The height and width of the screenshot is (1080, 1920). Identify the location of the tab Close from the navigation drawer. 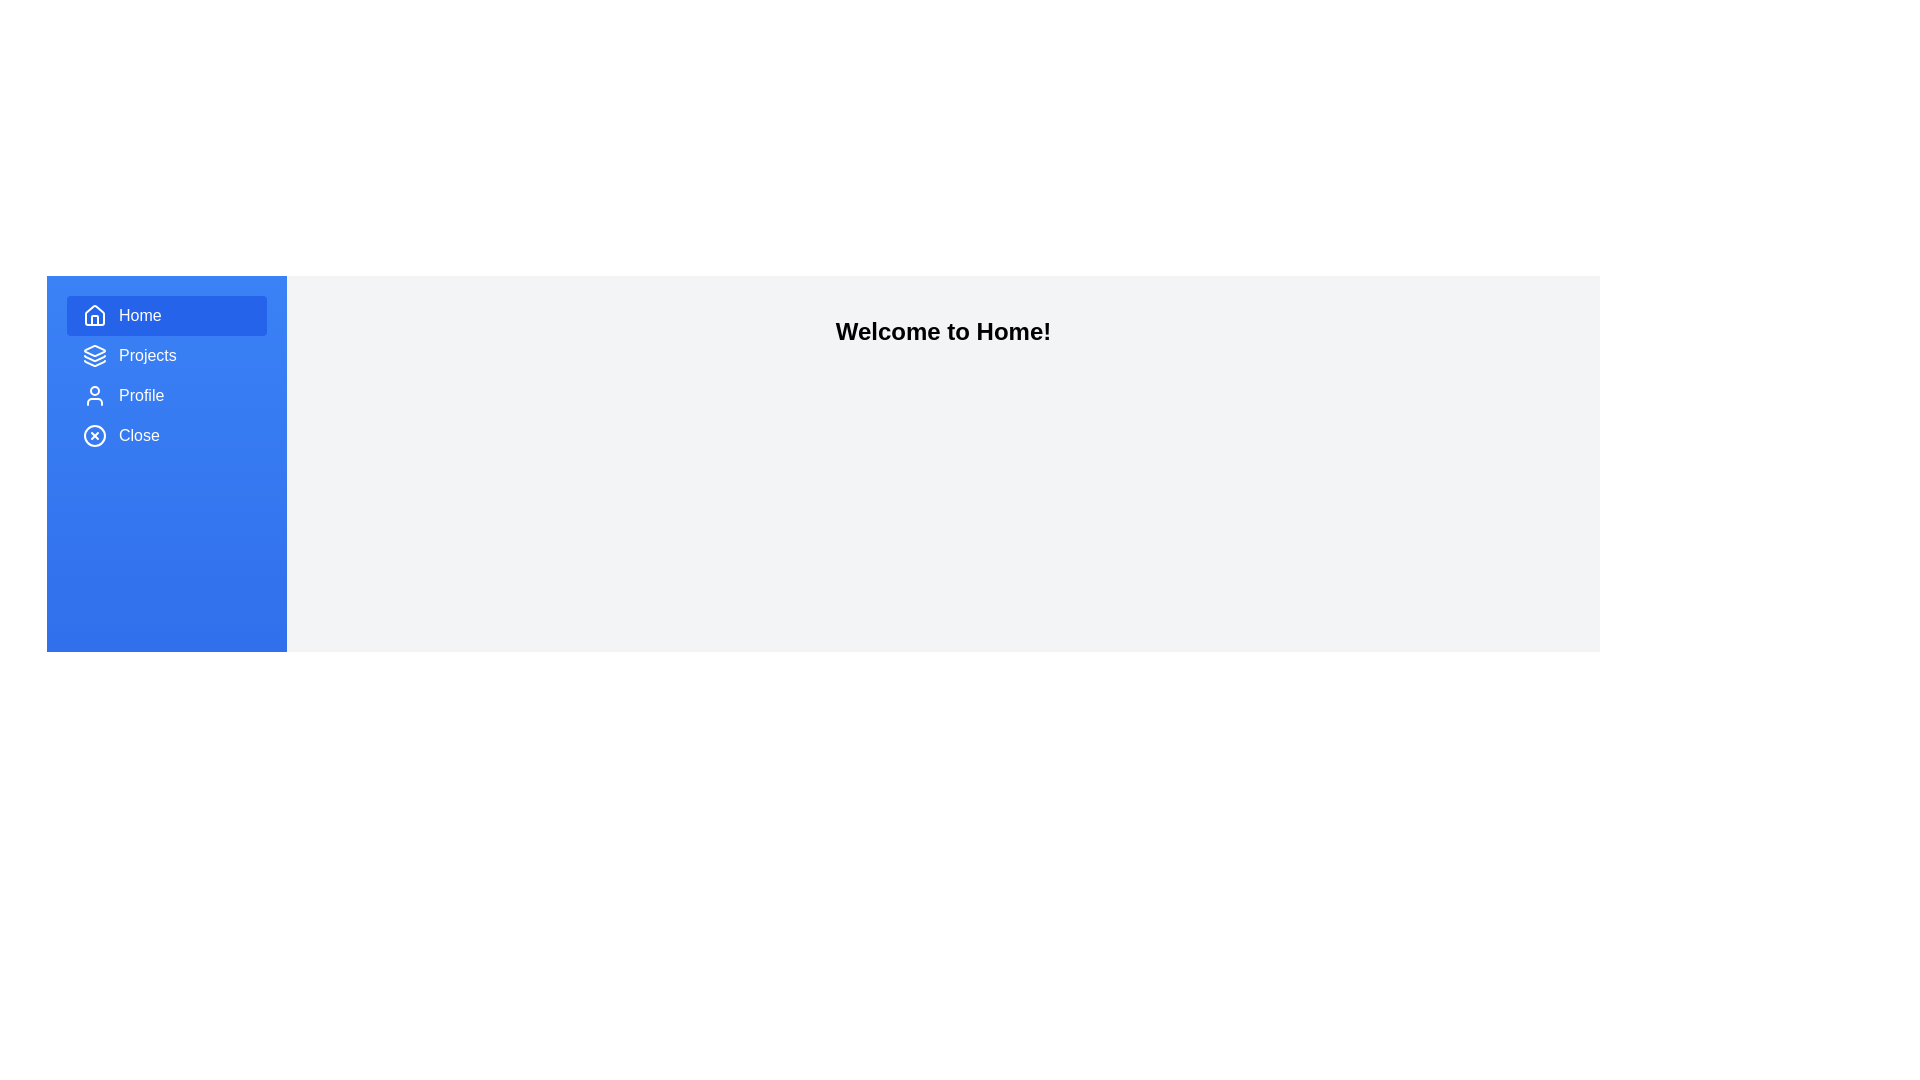
(167, 434).